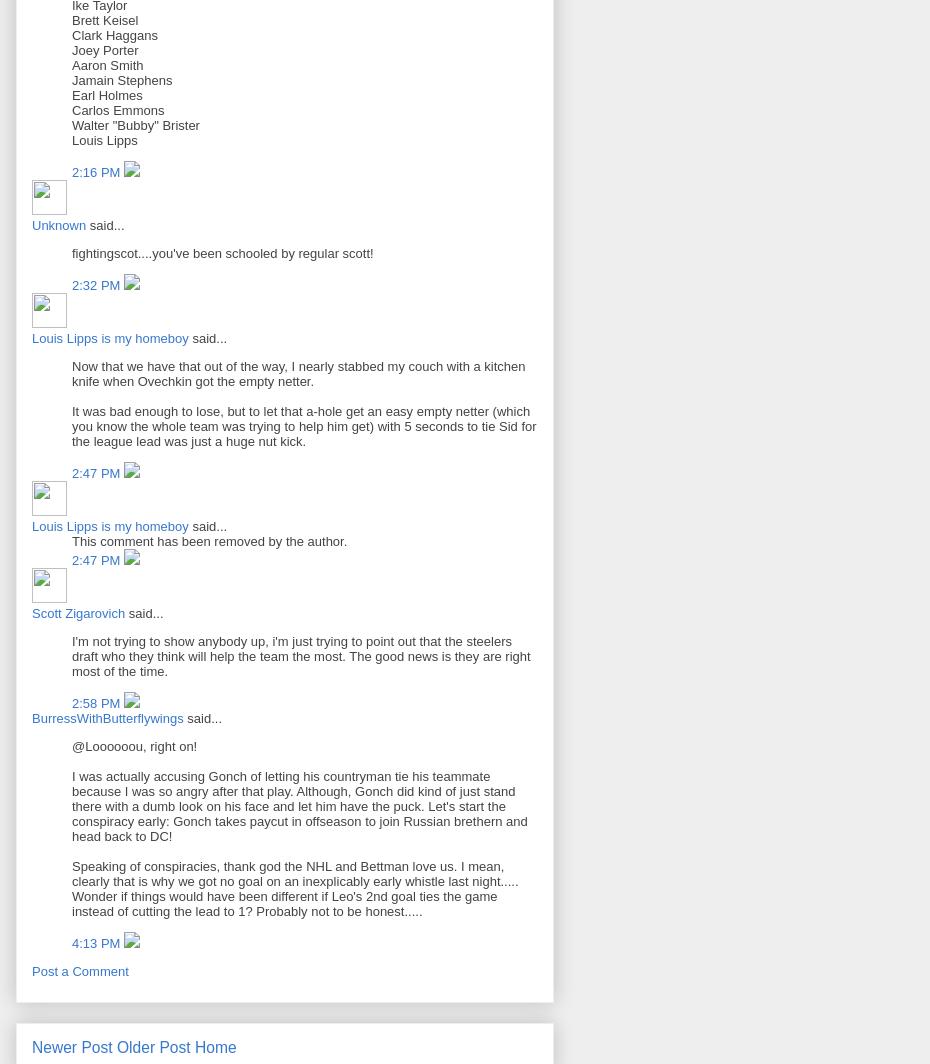 Image resolution: width=930 pixels, height=1064 pixels. What do you see at coordinates (107, 718) in the screenshot?
I see `'BurressWithButterflywings'` at bounding box center [107, 718].